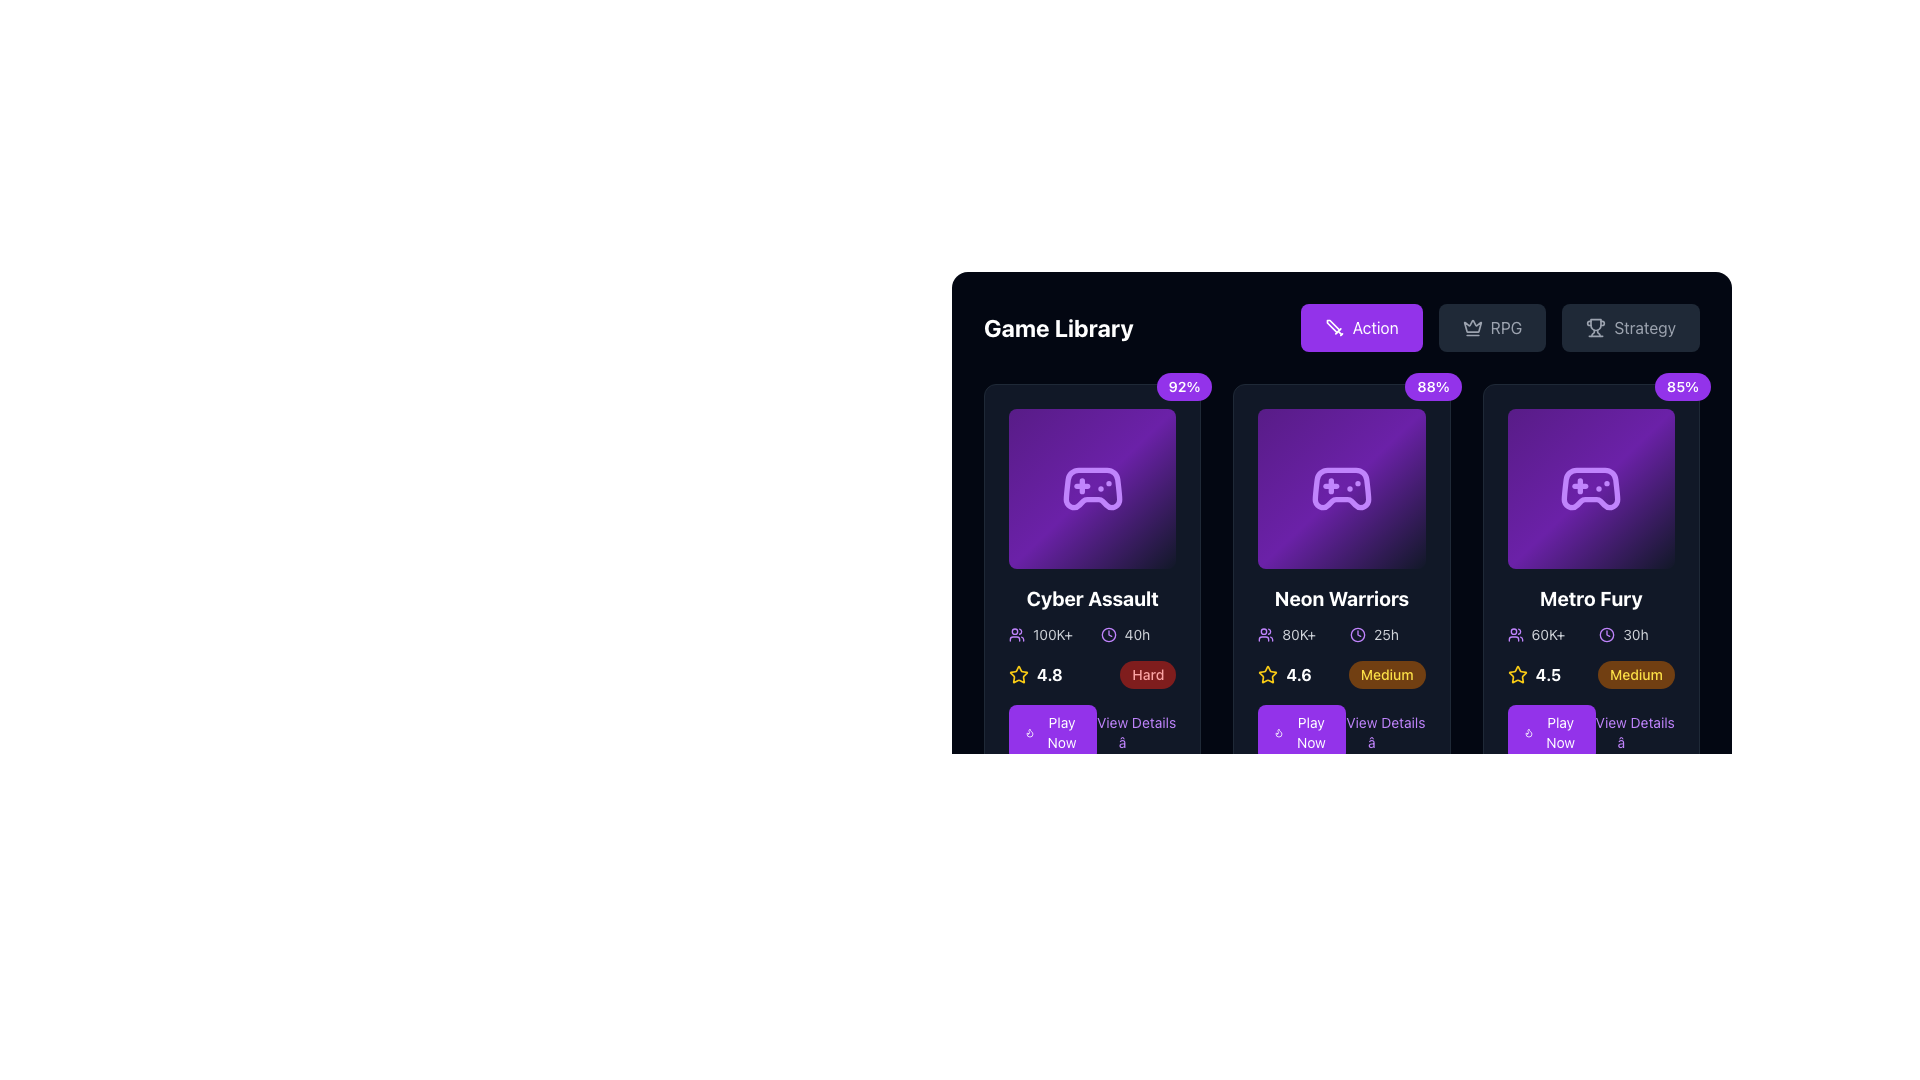  What do you see at coordinates (1595, 324) in the screenshot?
I see `the trophy-like icon located in the header area of the application, positioned between the 'RPG' button and the 'Strategy' button in the navigation bar` at bounding box center [1595, 324].